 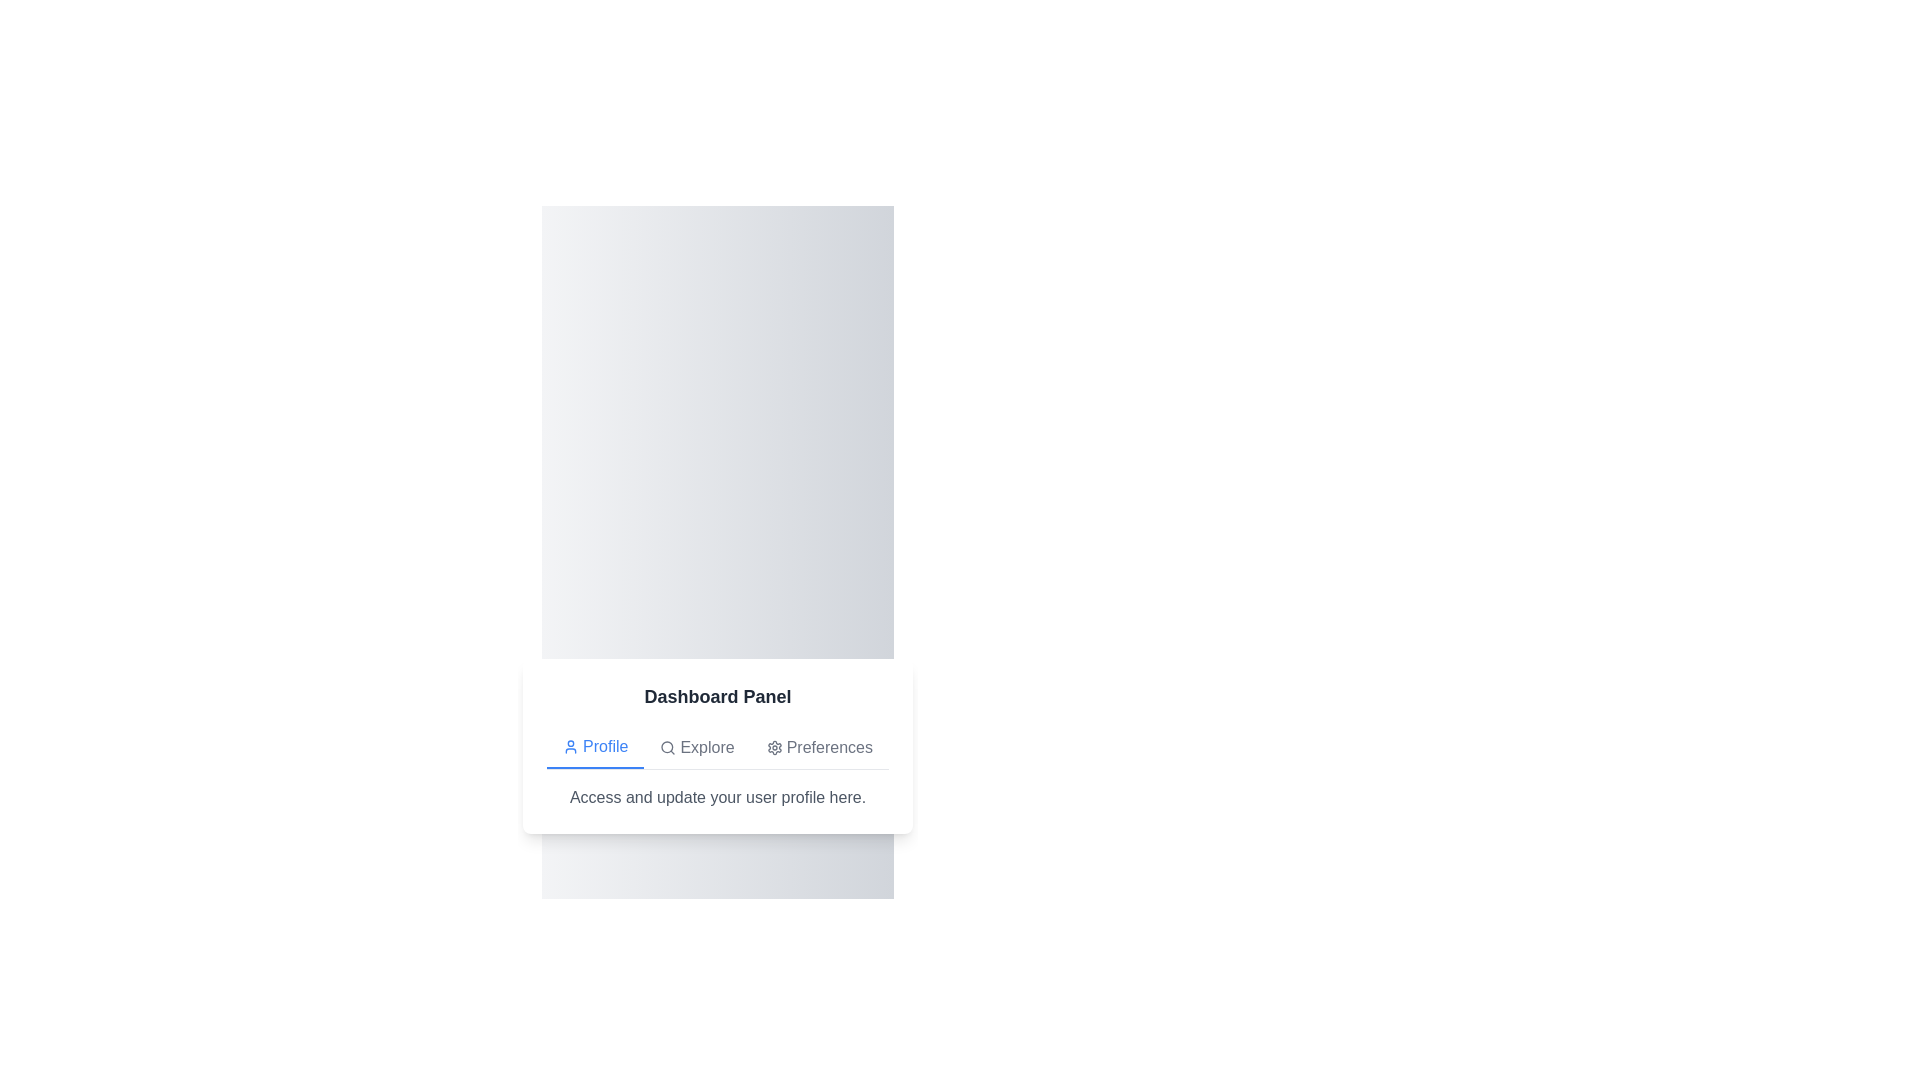 What do you see at coordinates (819, 747) in the screenshot?
I see `the third interactive item labeled 'Preferences' in the horizontal navigation list` at bounding box center [819, 747].